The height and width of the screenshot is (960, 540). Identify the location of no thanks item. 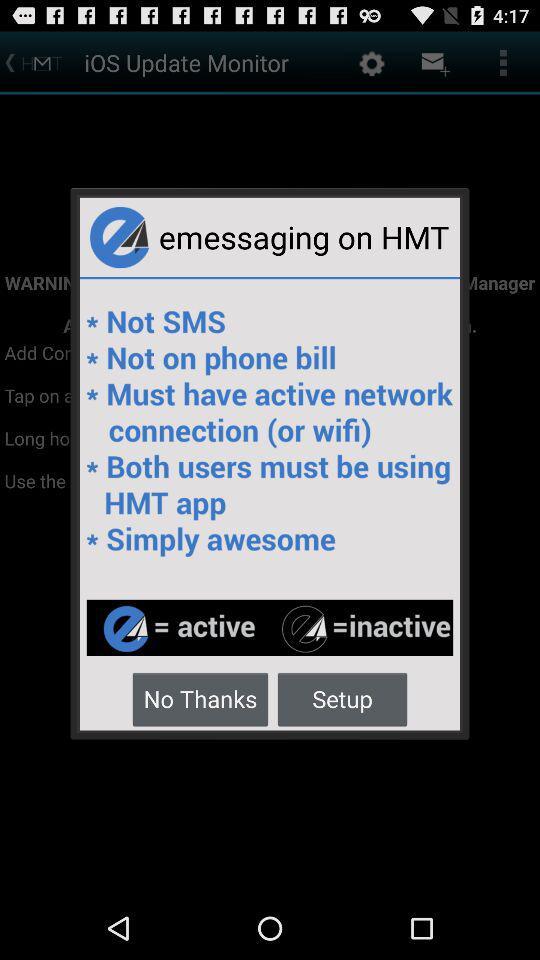
(200, 698).